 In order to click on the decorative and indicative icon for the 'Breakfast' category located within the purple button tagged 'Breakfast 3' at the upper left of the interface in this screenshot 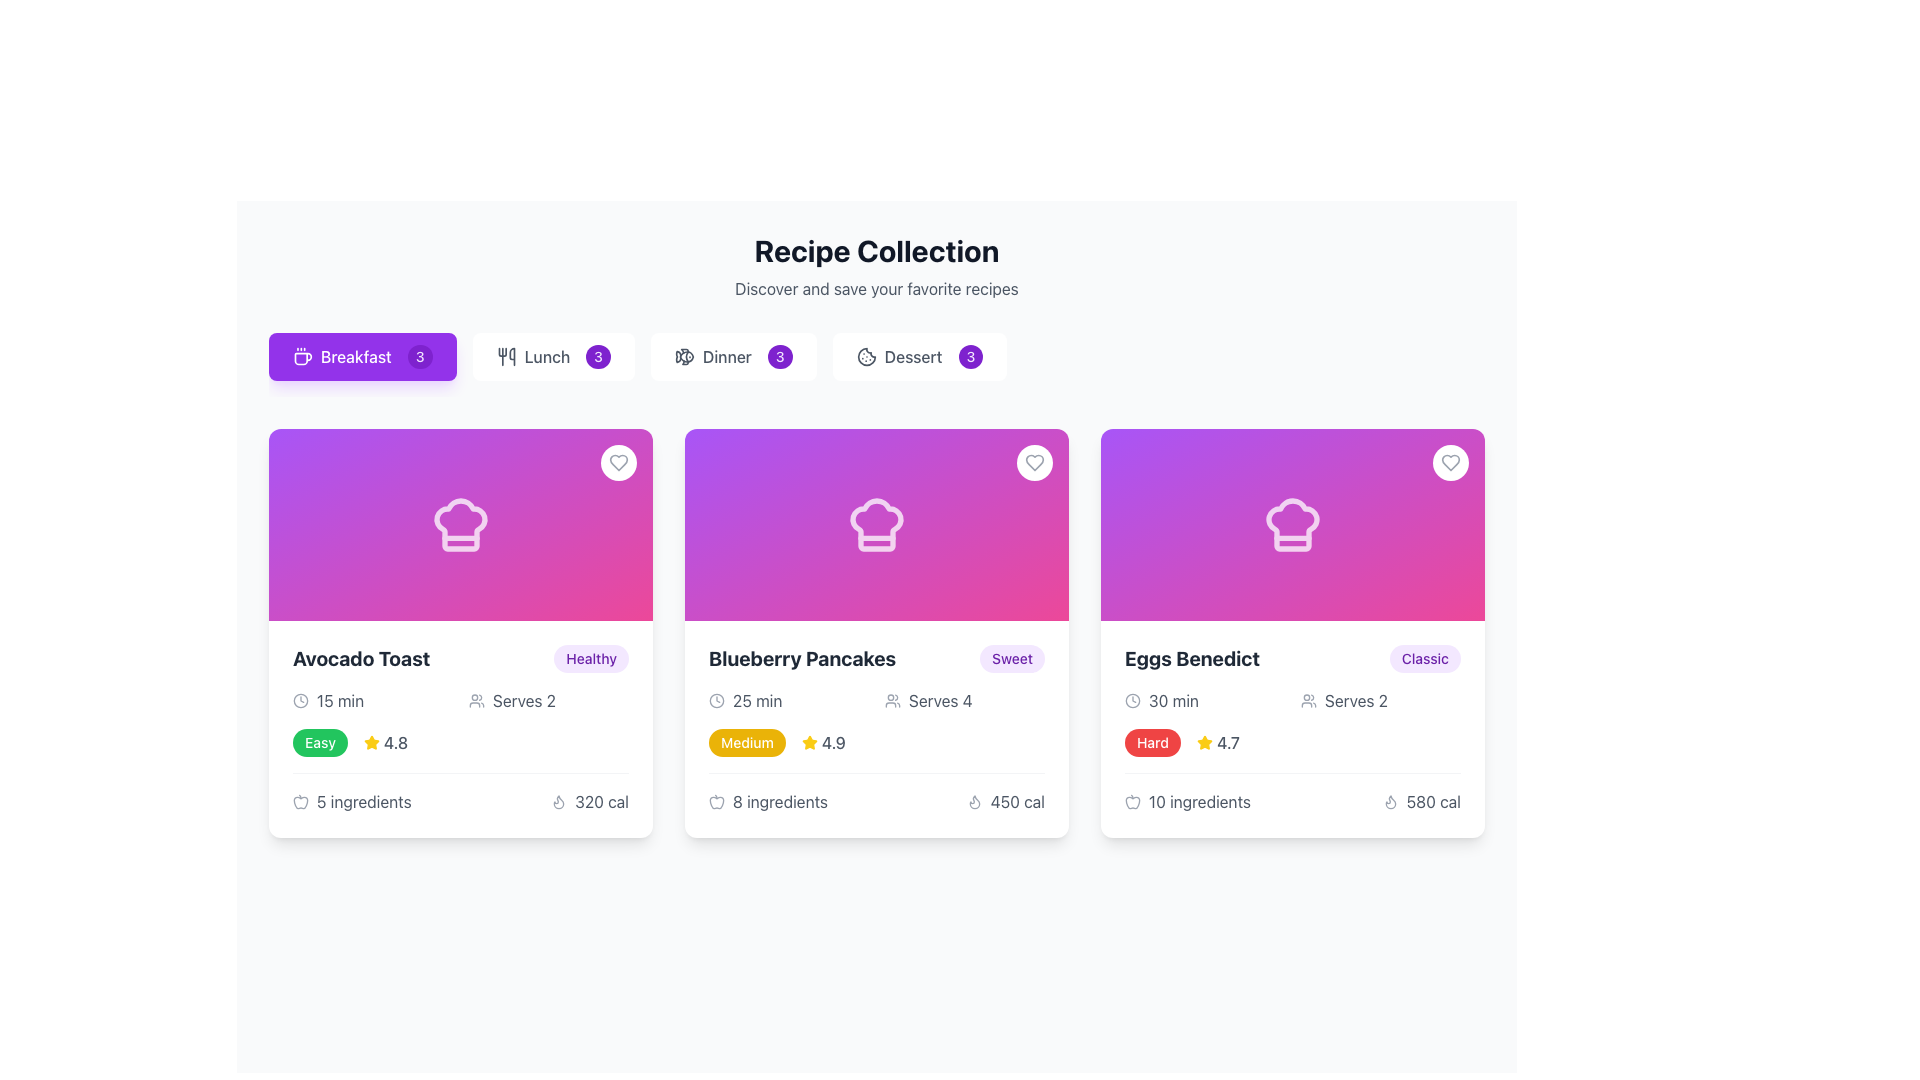, I will do `click(301, 356)`.